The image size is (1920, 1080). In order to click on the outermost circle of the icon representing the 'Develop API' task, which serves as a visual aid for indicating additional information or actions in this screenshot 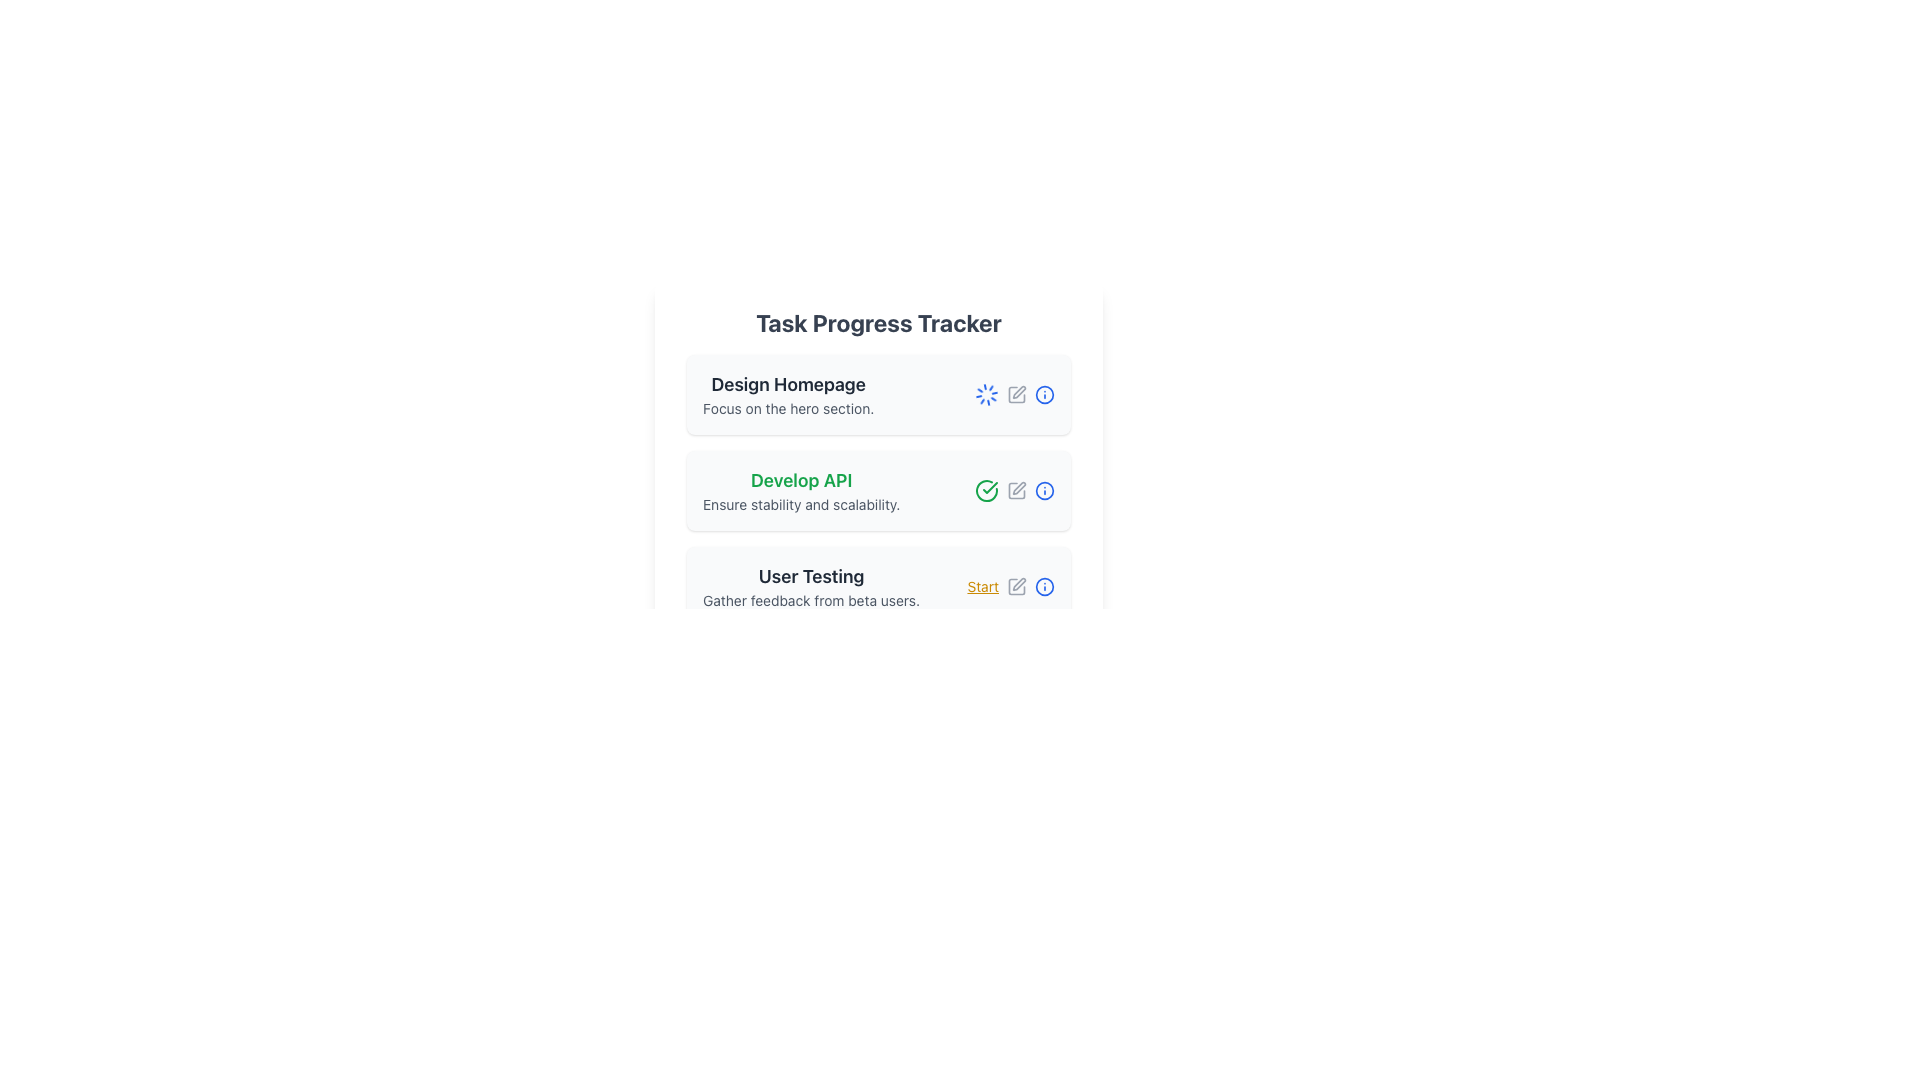, I will do `click(1044, 394)`.